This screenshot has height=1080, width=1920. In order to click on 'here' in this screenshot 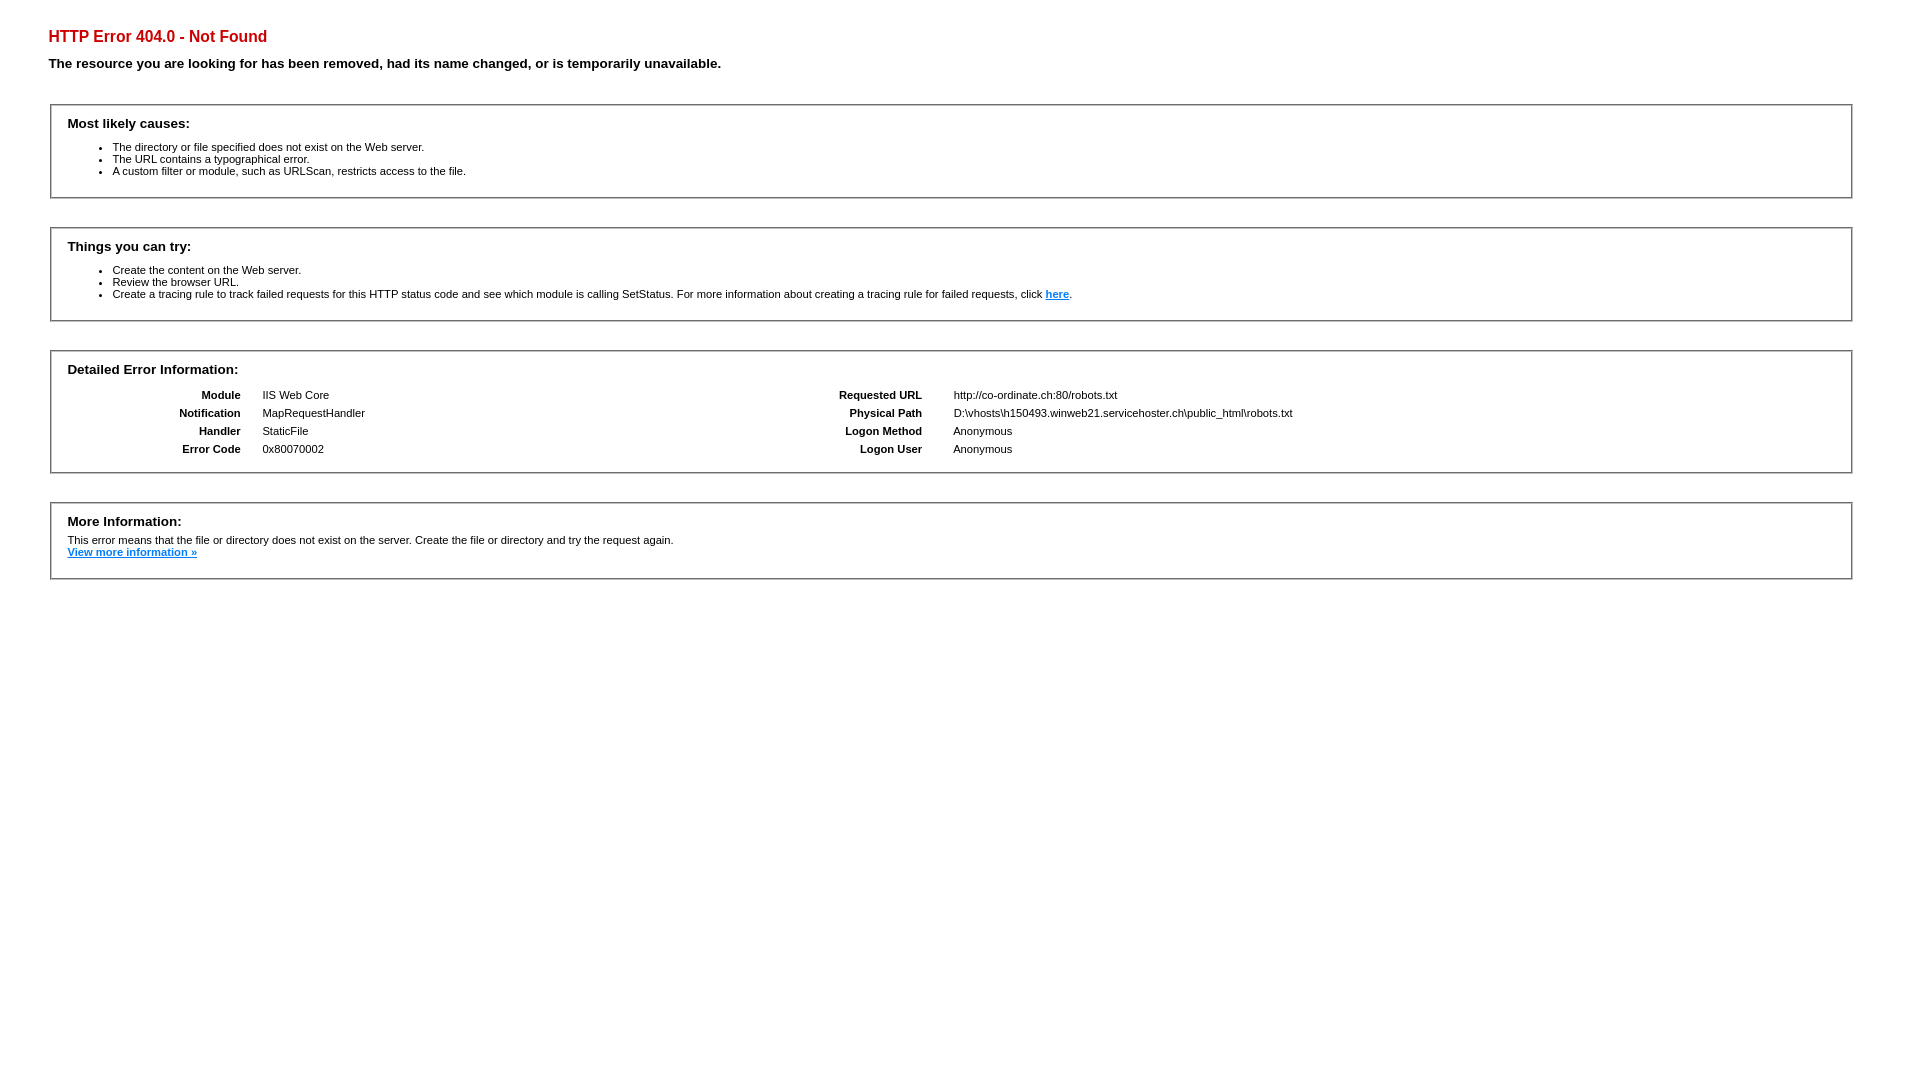, I will do `click(1045, 293)`.